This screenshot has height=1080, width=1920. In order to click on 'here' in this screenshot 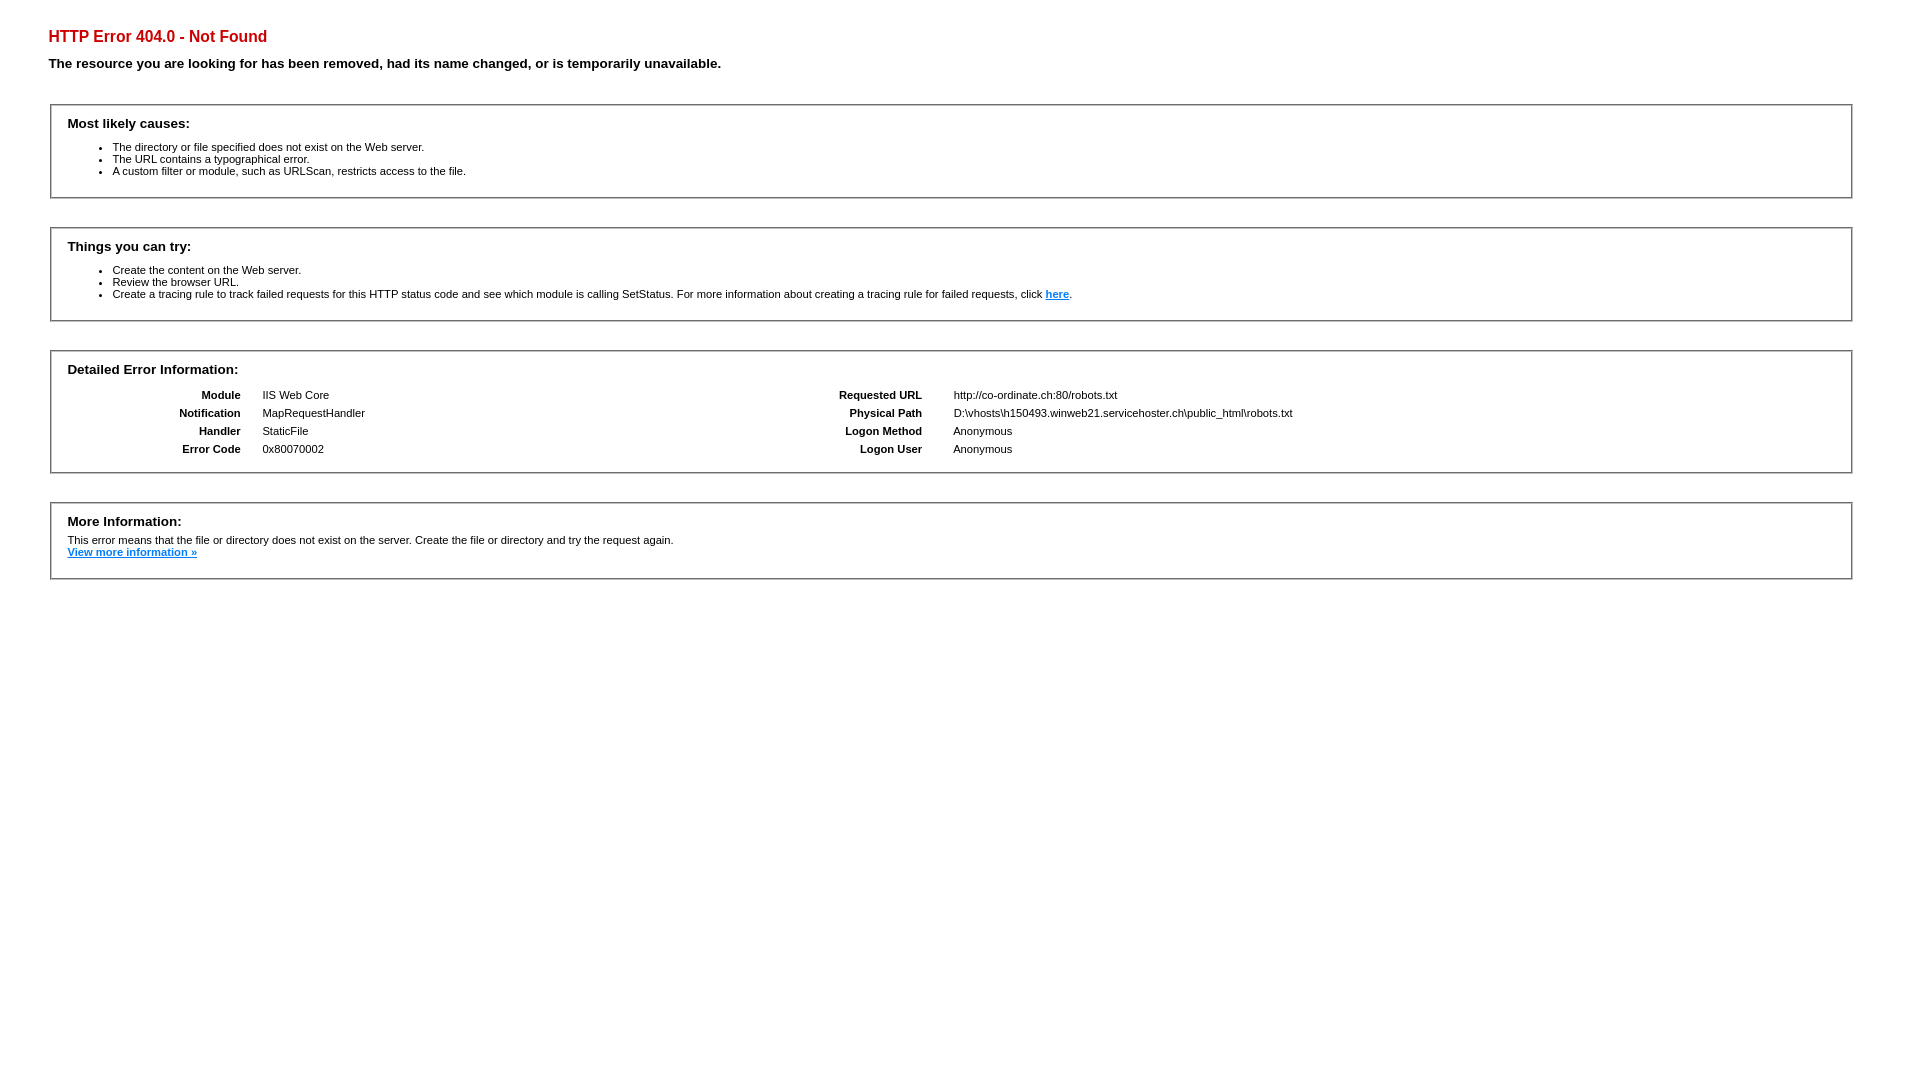, I will do `click(1045, 293)`.